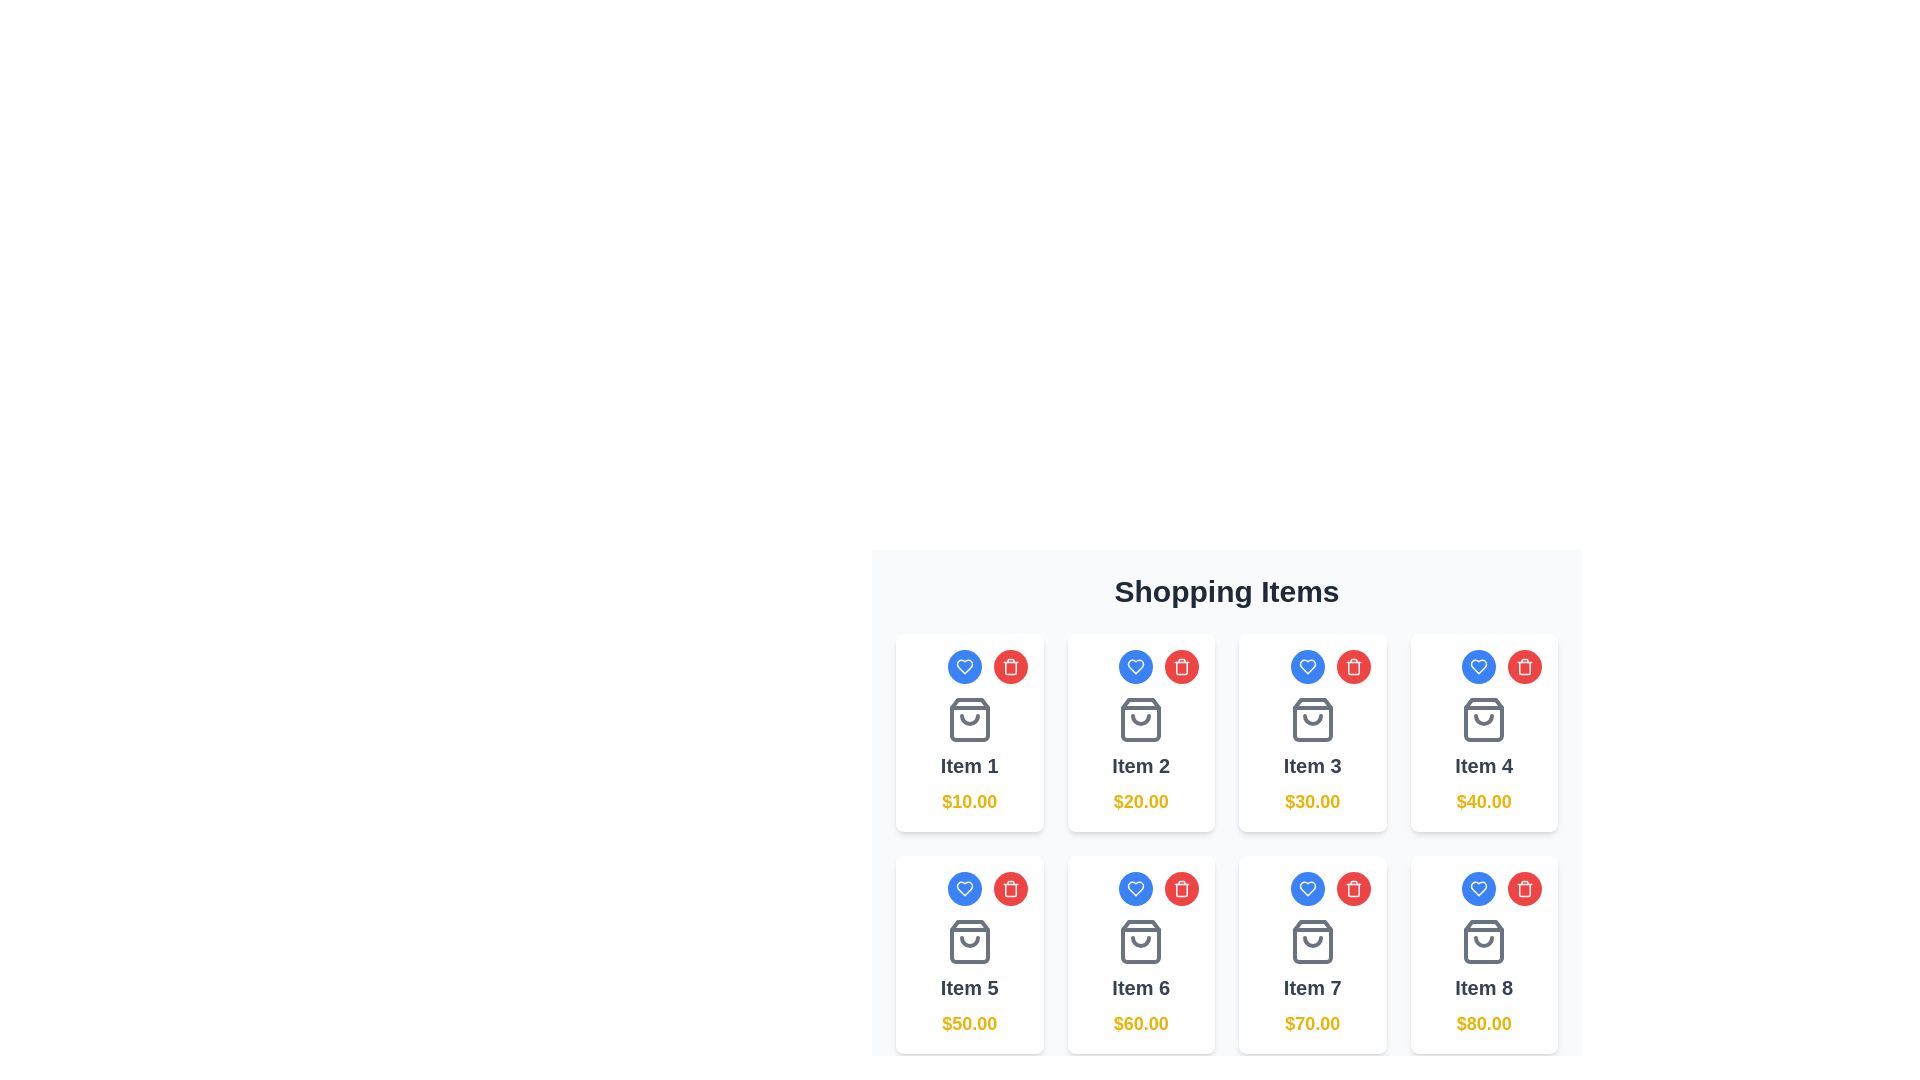 The width and height of the screenshot is (1920, 1080). What do you see at coordinates (1312, 756) in the screenshot?
I see `the information displayed in the third informational block of the shopping items list, located under the heading 'Shopping Items'` at bounding box center [1312, 756].